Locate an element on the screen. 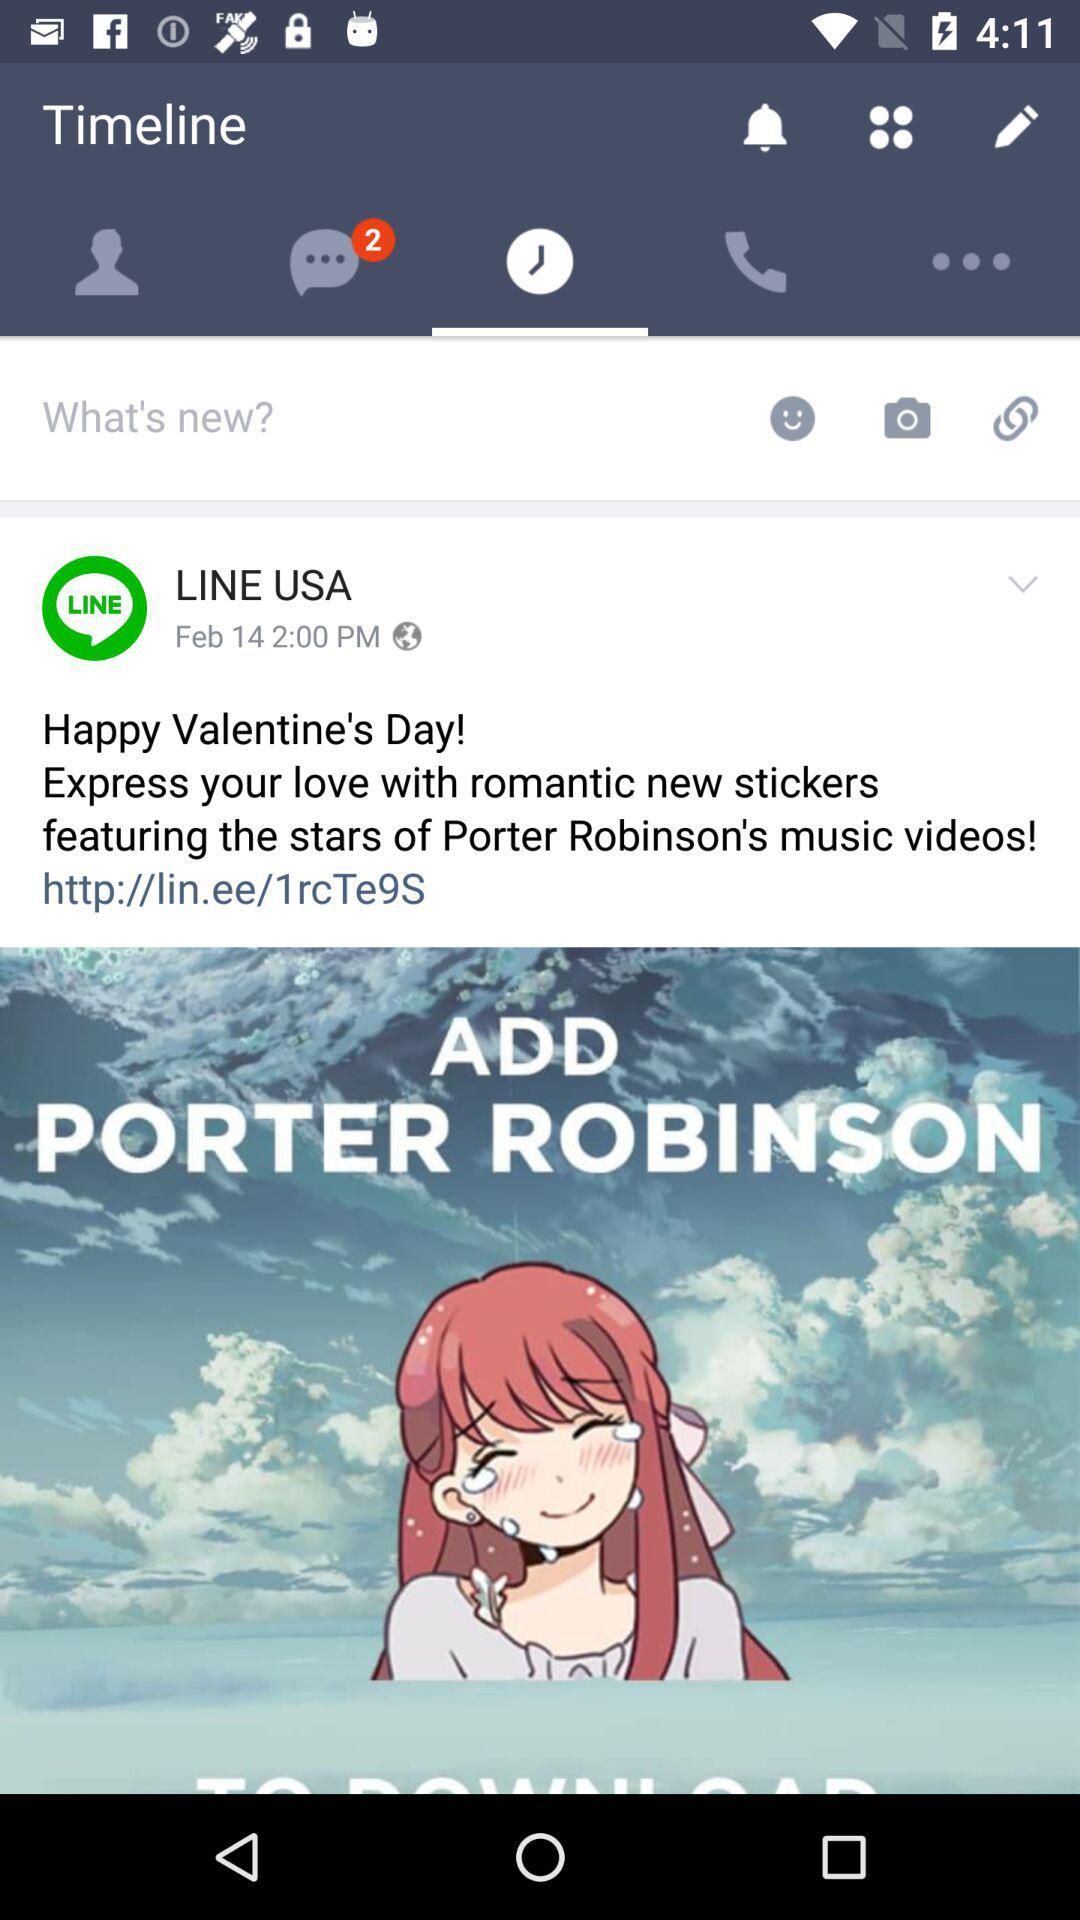 This screenshot has height=1920, width=1080. the more icon is located at coordinates (971, 261).